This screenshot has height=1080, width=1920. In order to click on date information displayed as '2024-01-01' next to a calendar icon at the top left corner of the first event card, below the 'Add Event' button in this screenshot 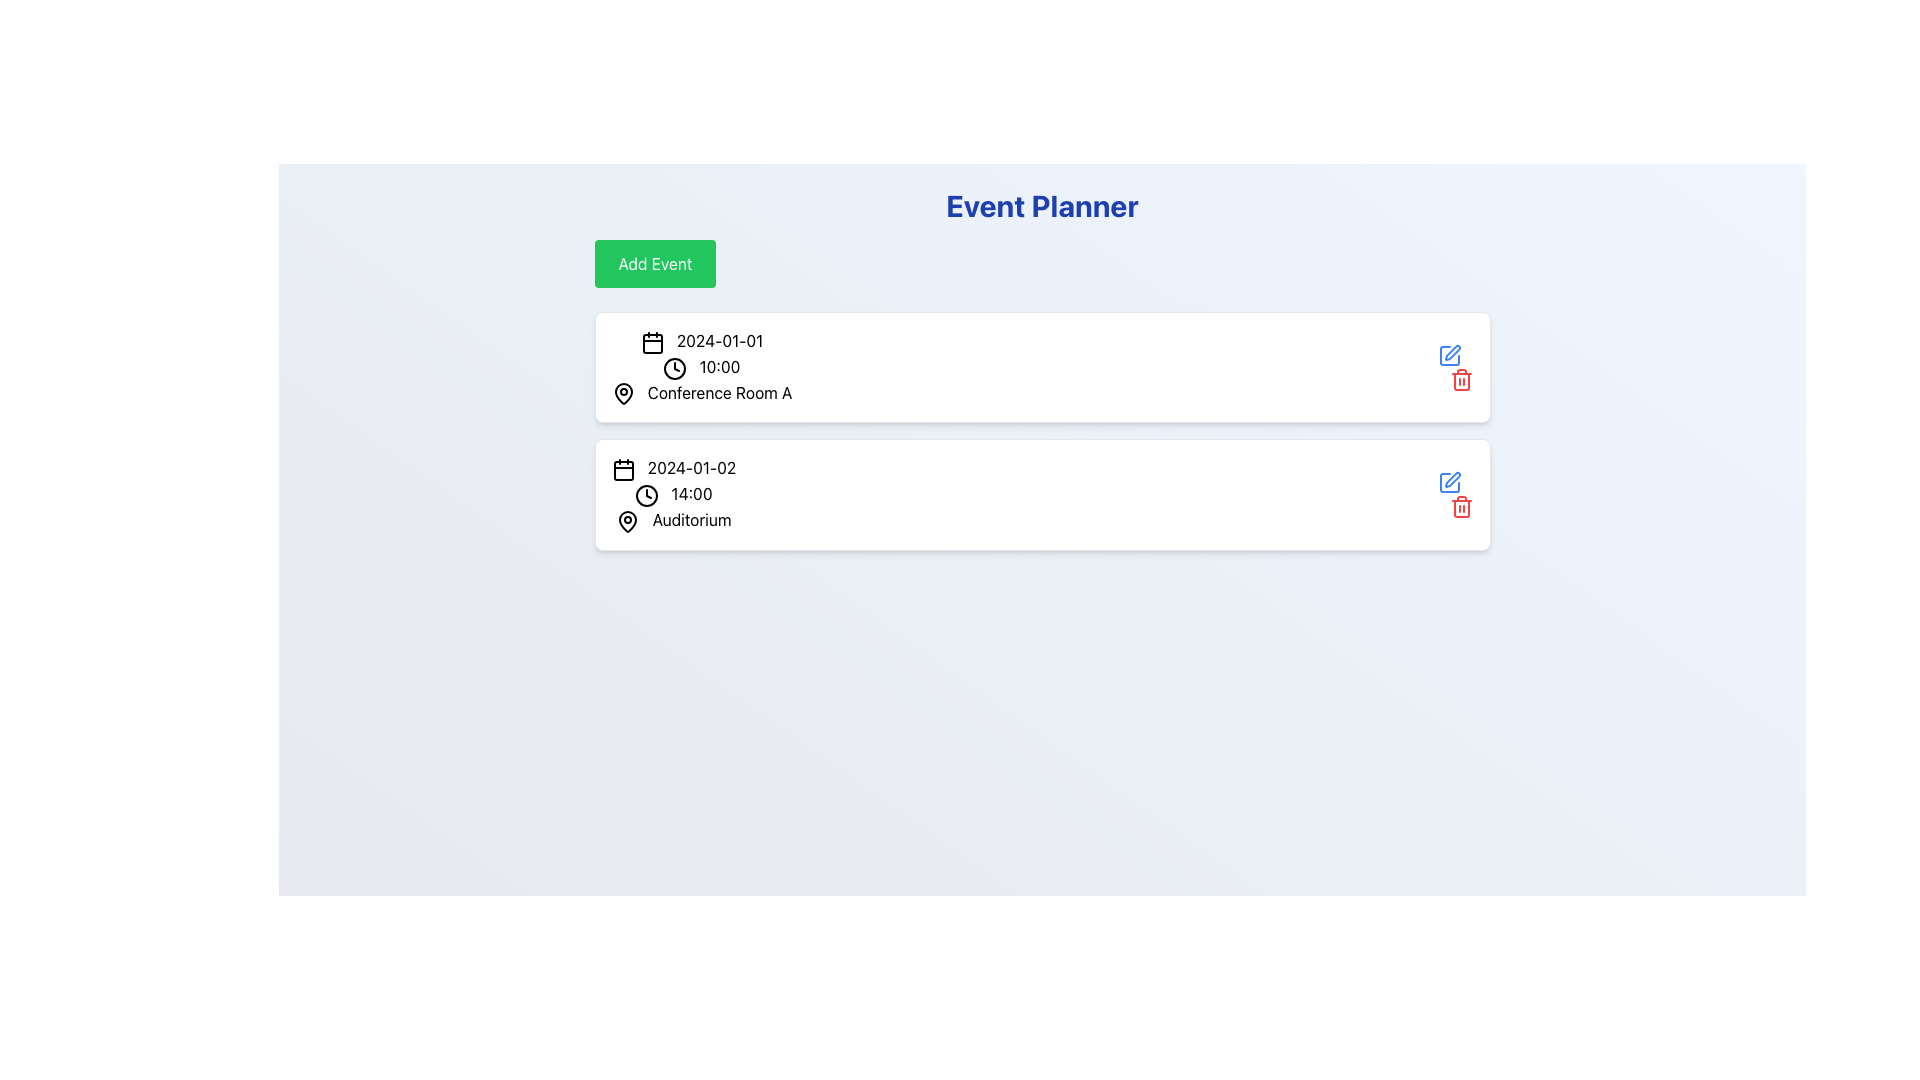, I will do `click(701, 340)`.